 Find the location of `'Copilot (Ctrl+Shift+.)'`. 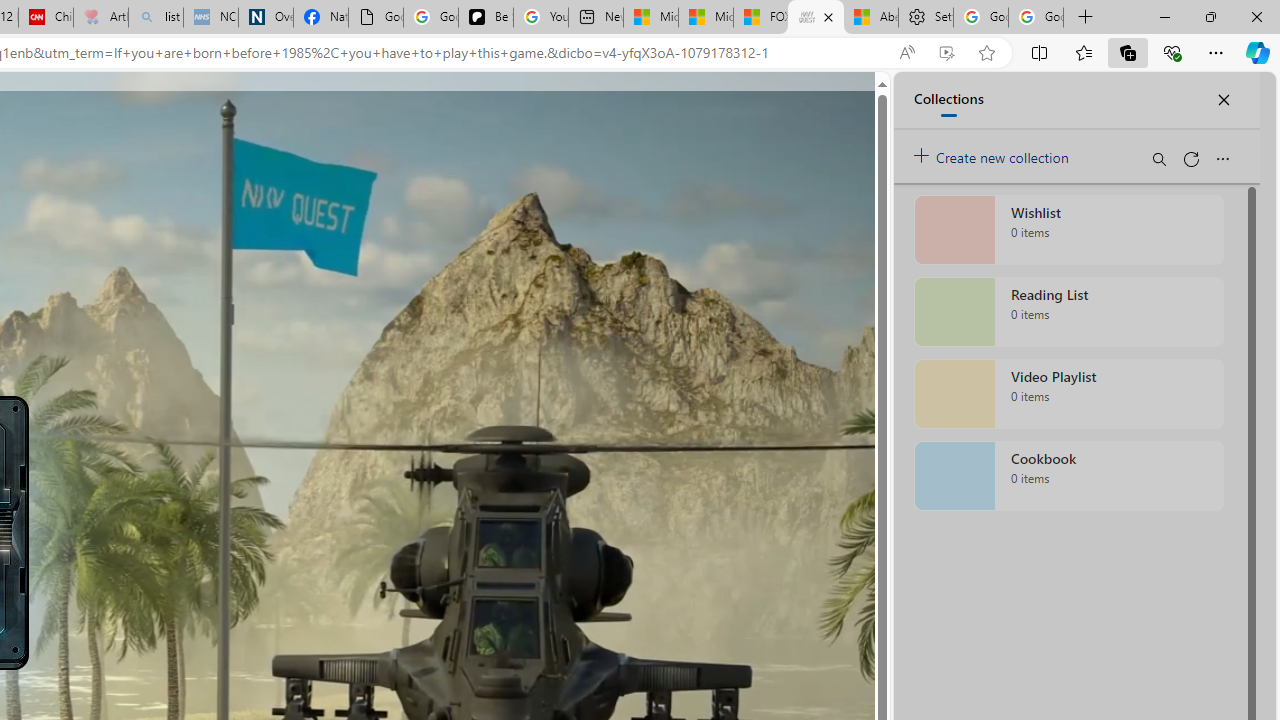

'Copilot (Ctrl+Shift+.)' is located at coordinates (1257, 51).